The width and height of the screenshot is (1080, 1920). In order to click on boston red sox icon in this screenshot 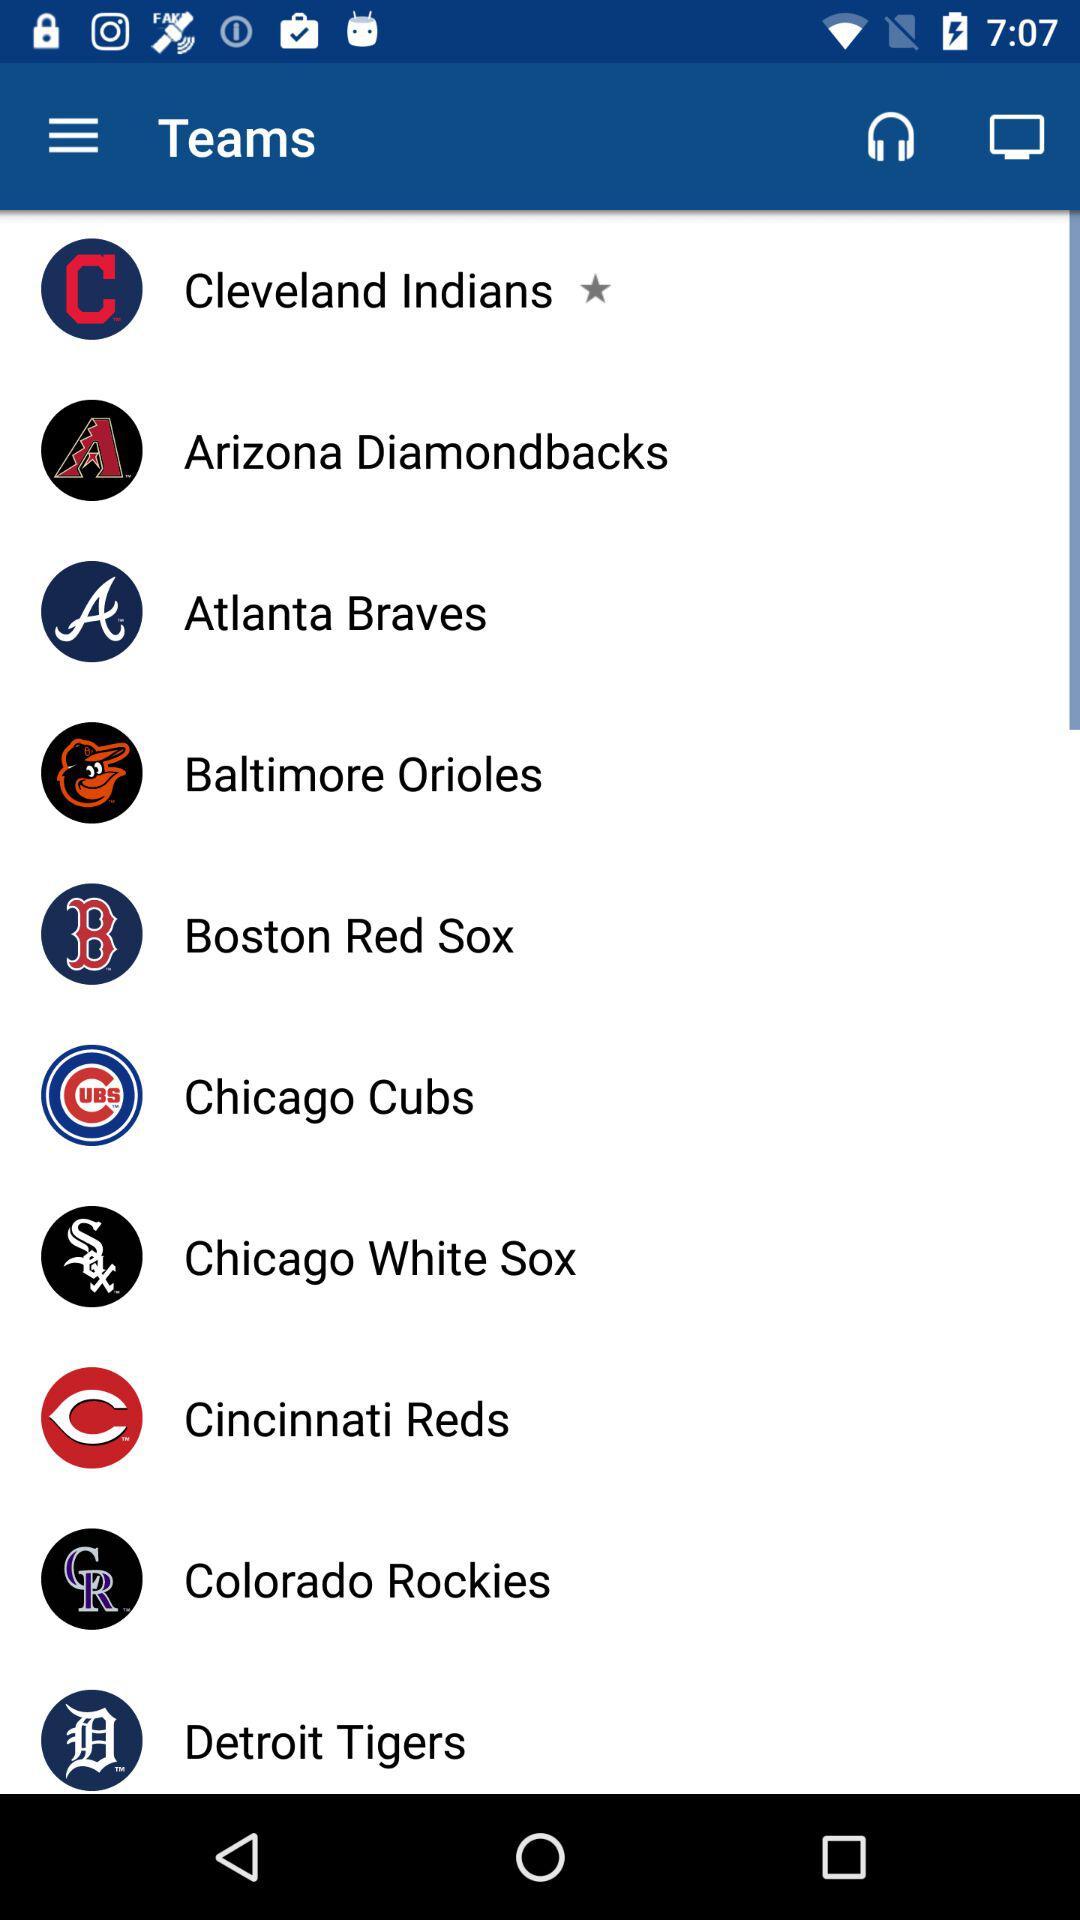, I will do `click(348, 933)`.